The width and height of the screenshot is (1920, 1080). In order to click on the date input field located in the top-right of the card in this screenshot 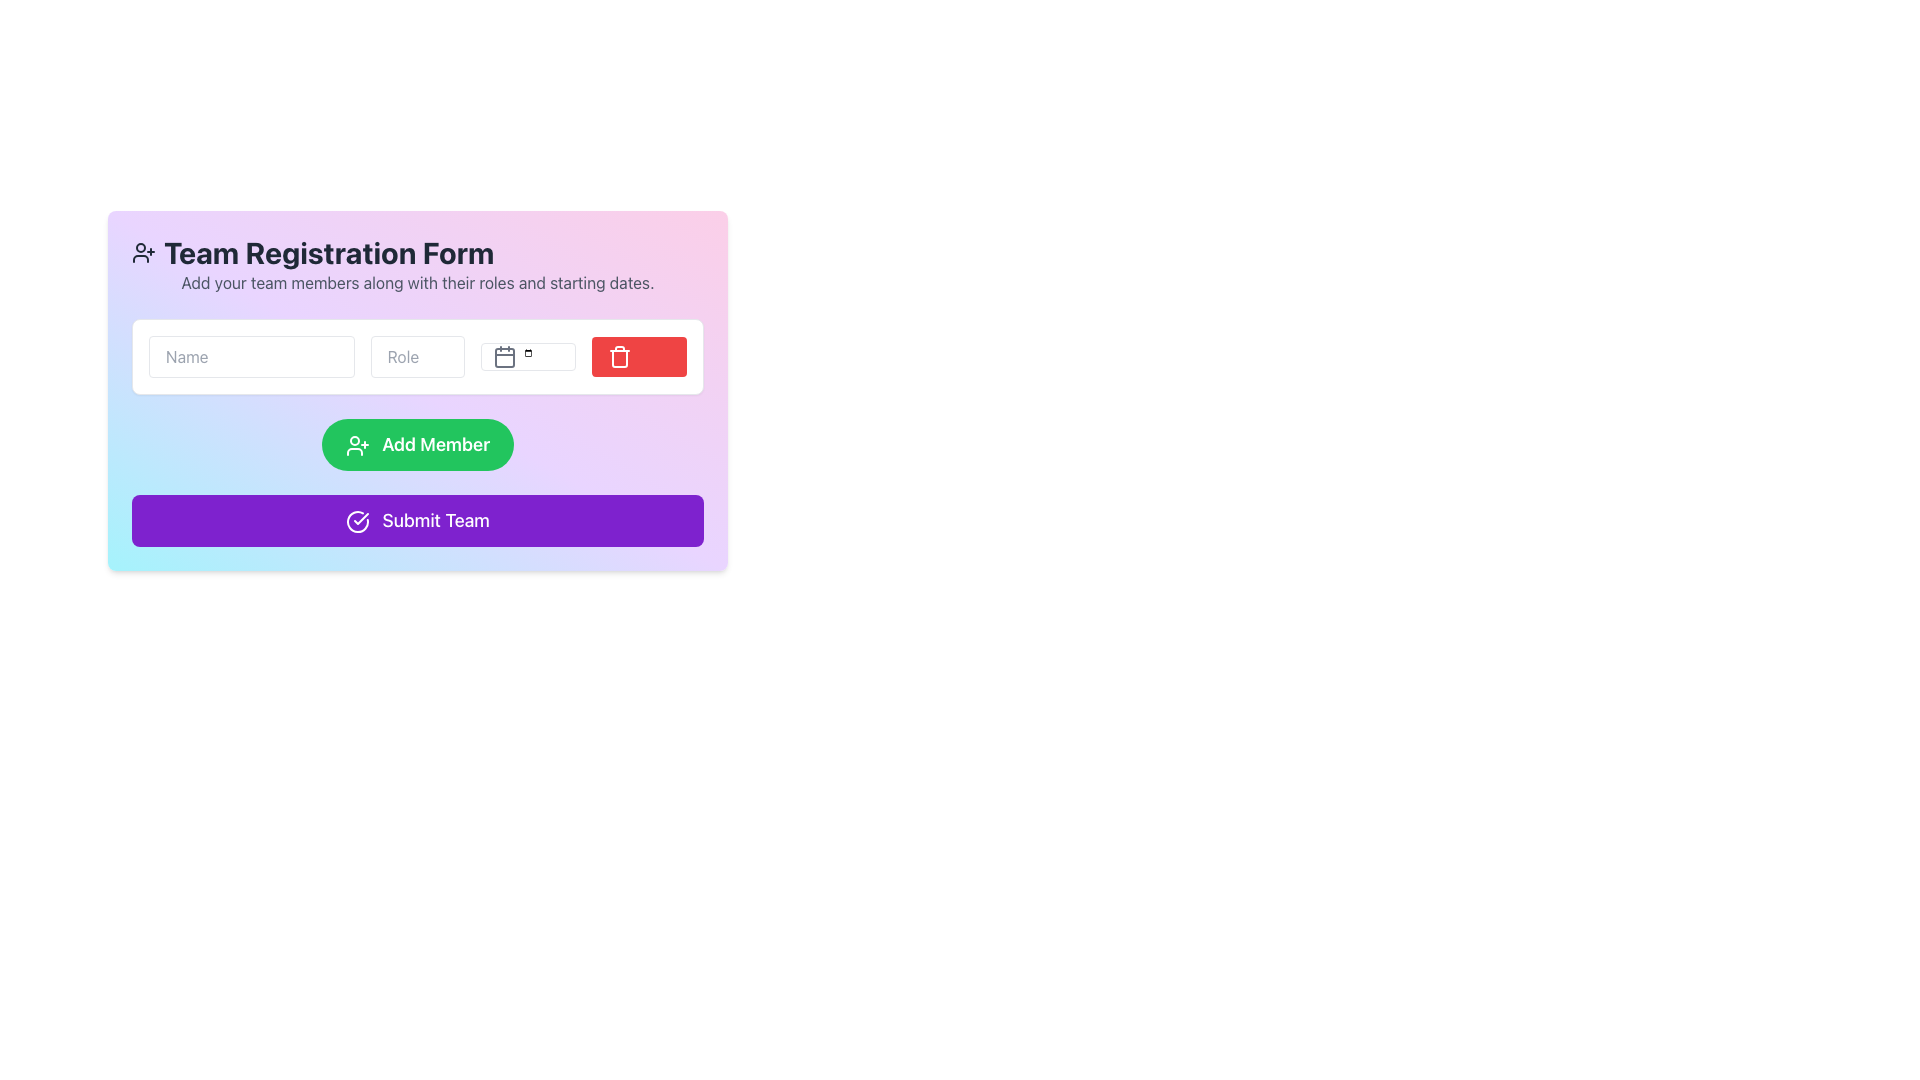, I will do `click(528, 356)`.